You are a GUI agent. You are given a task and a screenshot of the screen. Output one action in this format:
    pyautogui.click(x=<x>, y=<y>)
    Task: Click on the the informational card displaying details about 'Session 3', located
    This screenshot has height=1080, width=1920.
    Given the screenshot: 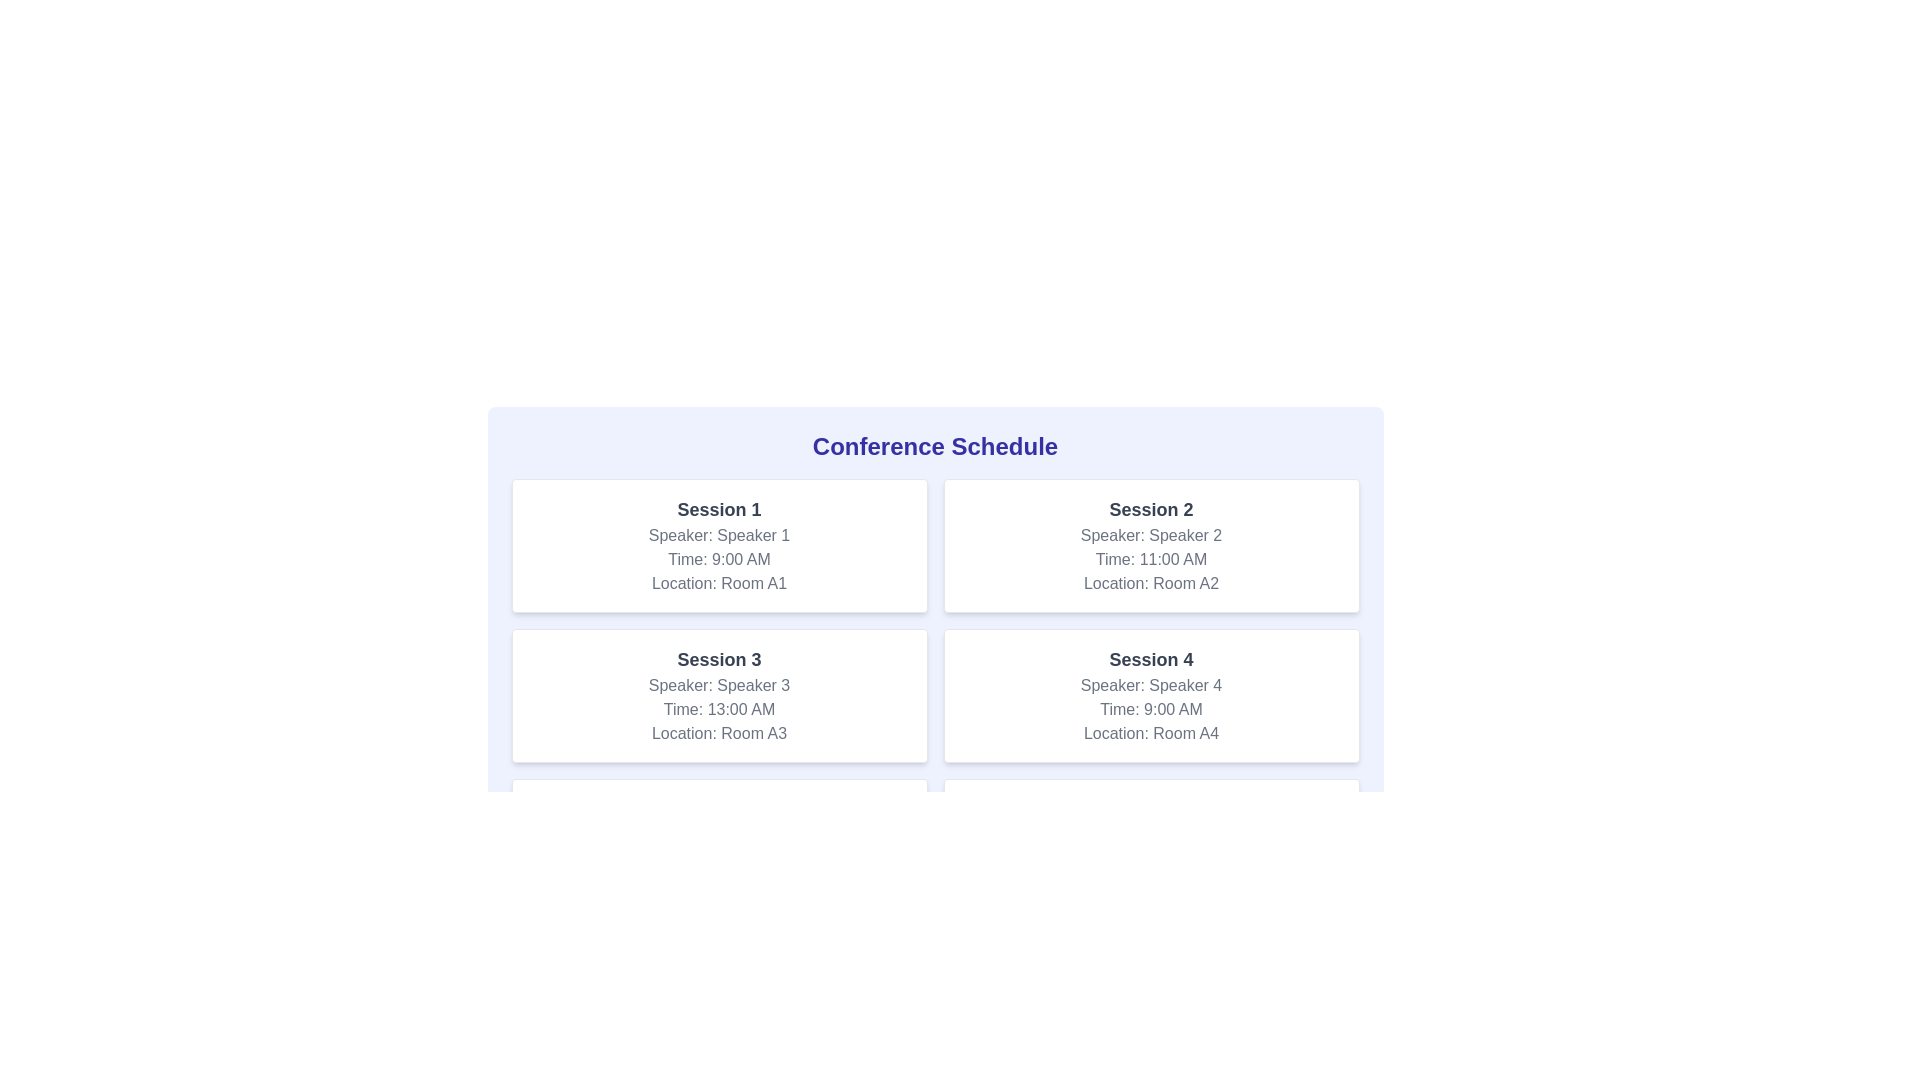 What is the action you would take?
    pyautogui.click(x=719, y=694)
    